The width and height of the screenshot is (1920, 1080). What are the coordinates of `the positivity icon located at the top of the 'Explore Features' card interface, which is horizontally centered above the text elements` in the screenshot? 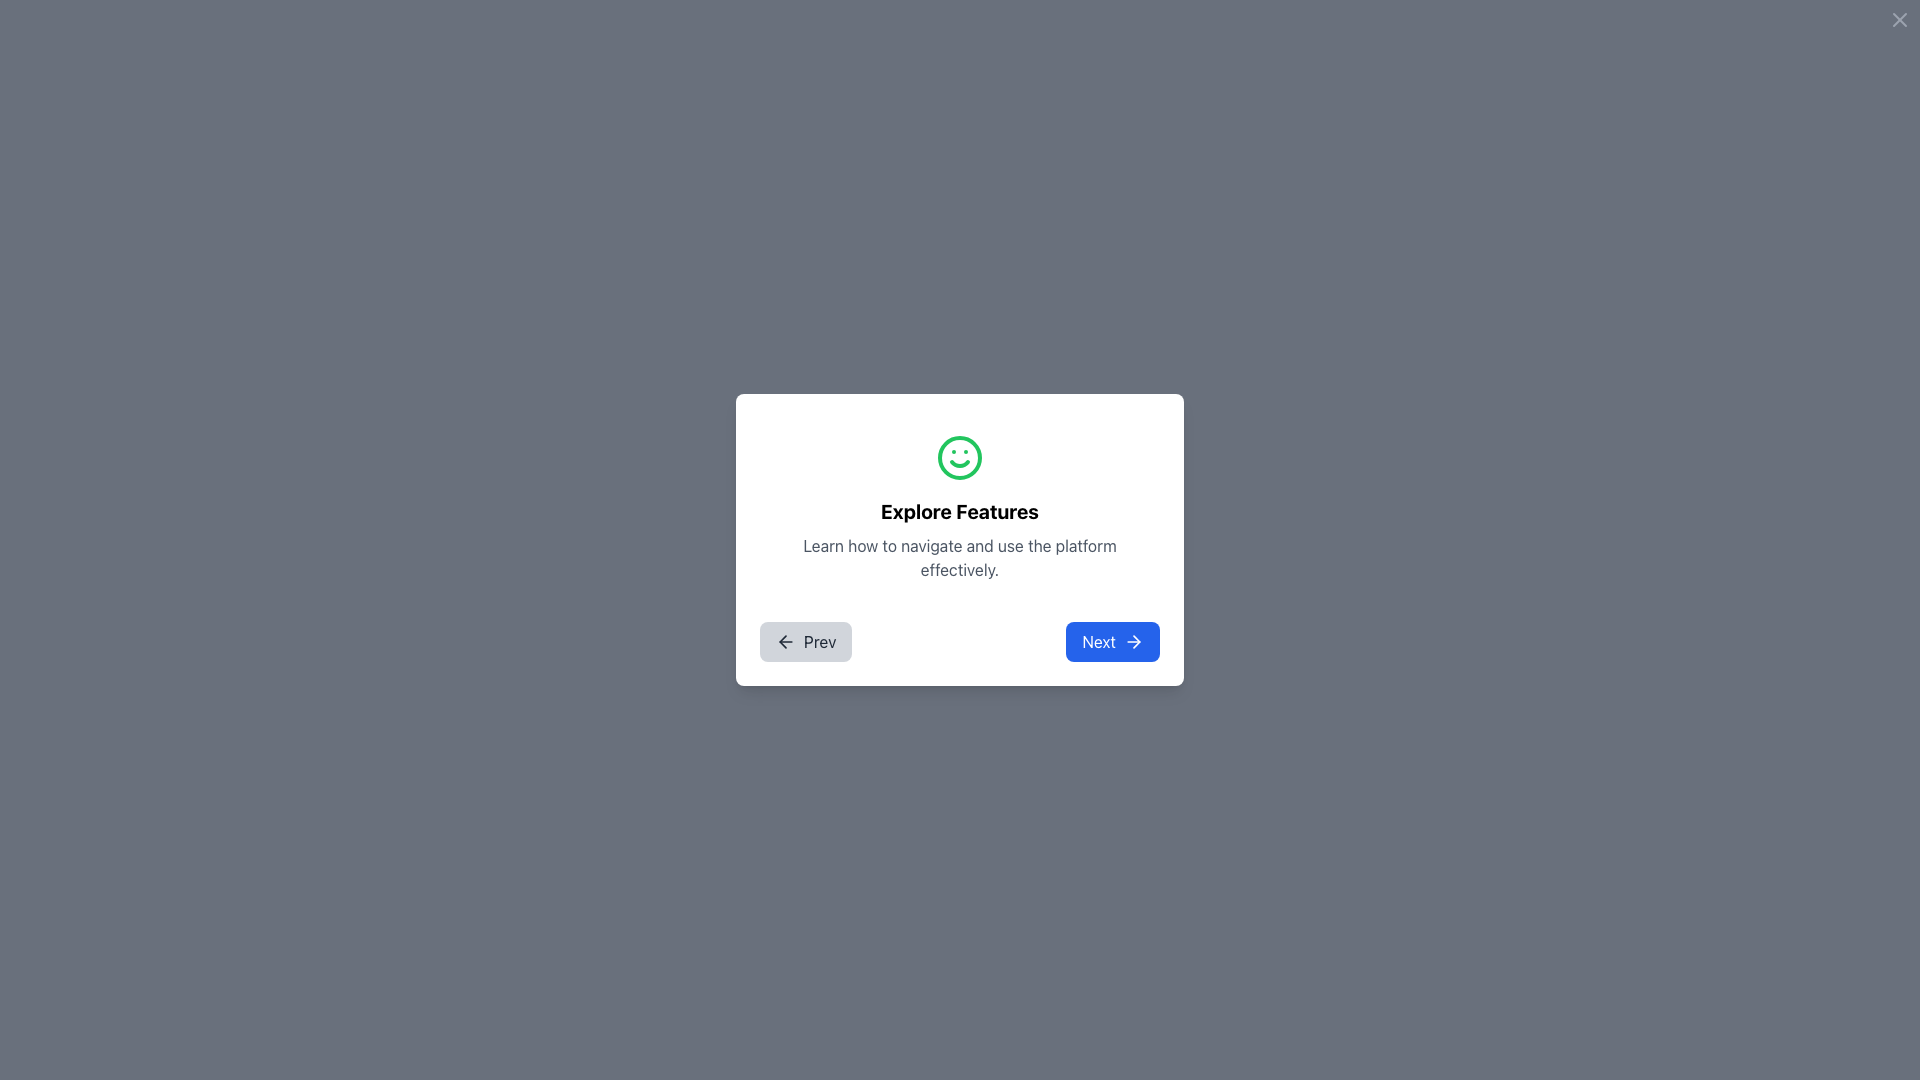 It's located at (960, 458).